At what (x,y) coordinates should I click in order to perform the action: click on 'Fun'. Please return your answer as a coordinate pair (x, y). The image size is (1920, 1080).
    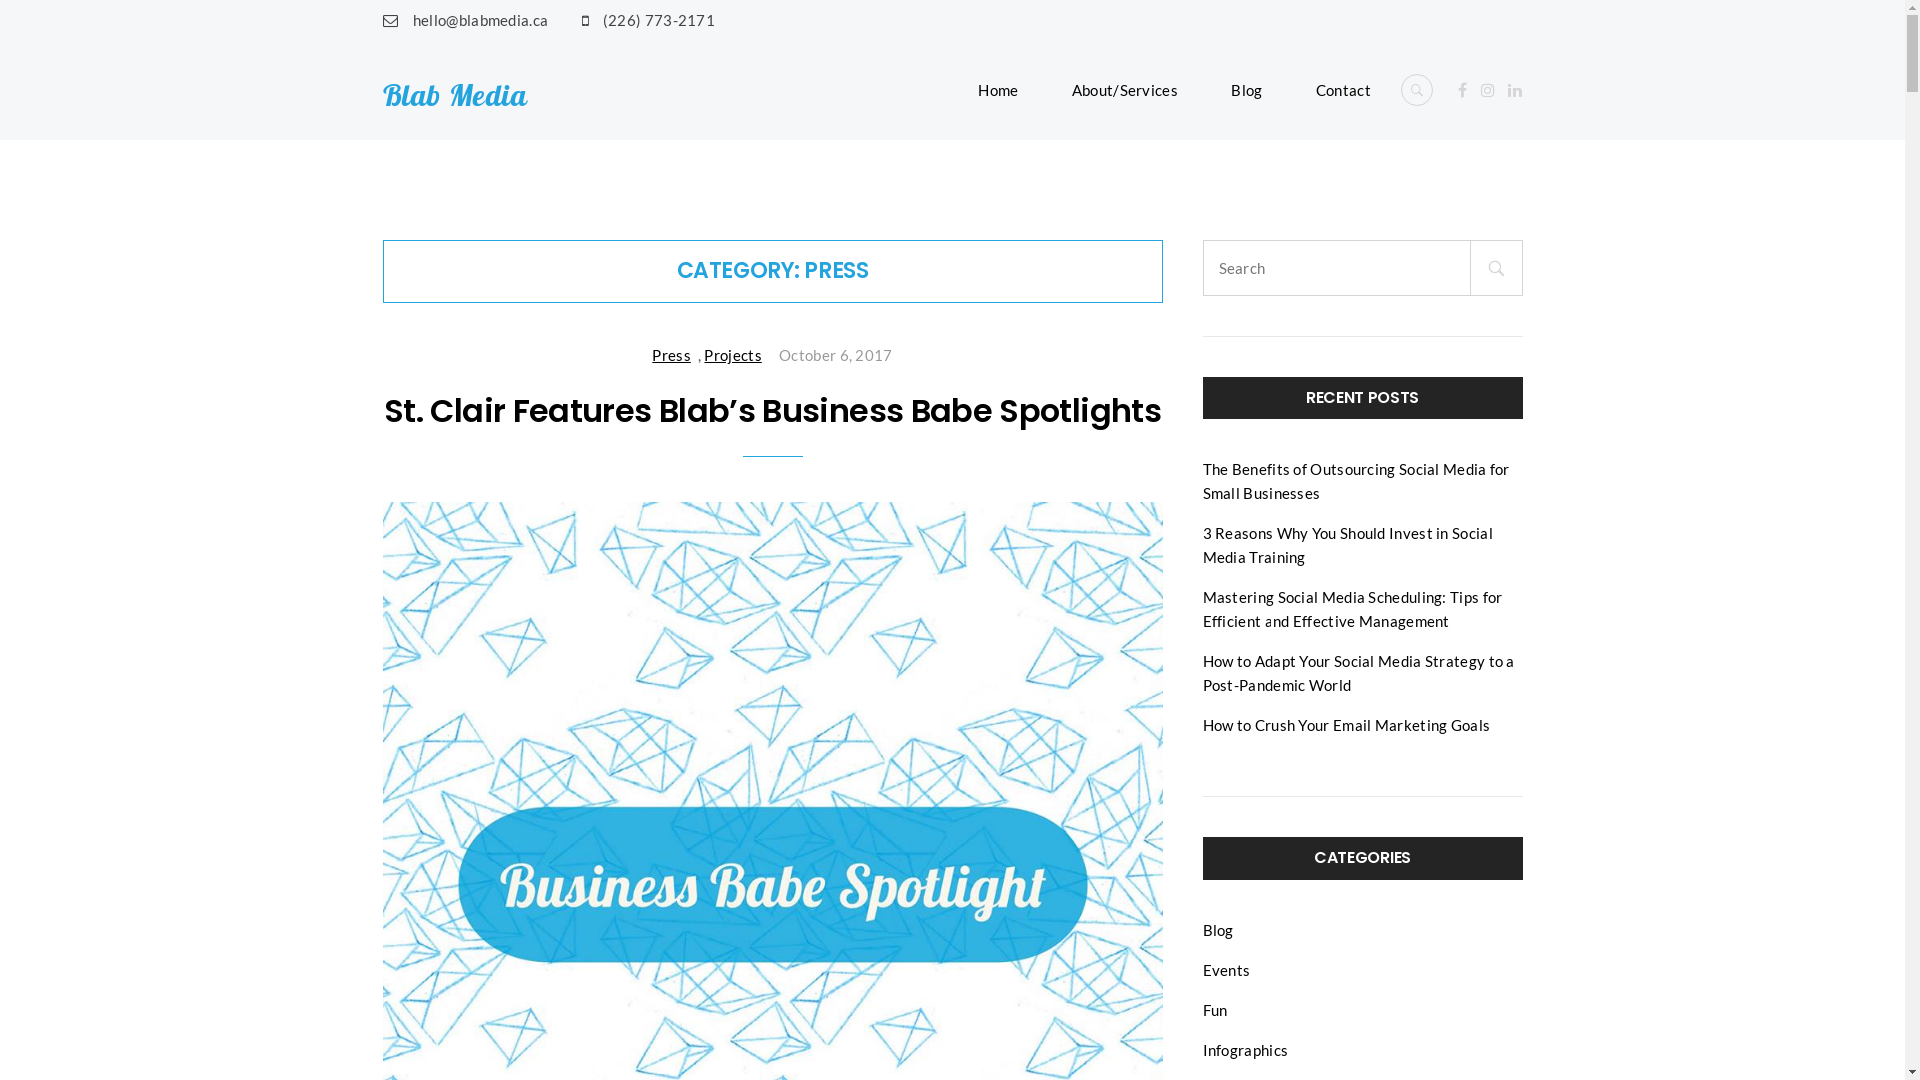
    Looking at the image, I should click on (1213, 1010).